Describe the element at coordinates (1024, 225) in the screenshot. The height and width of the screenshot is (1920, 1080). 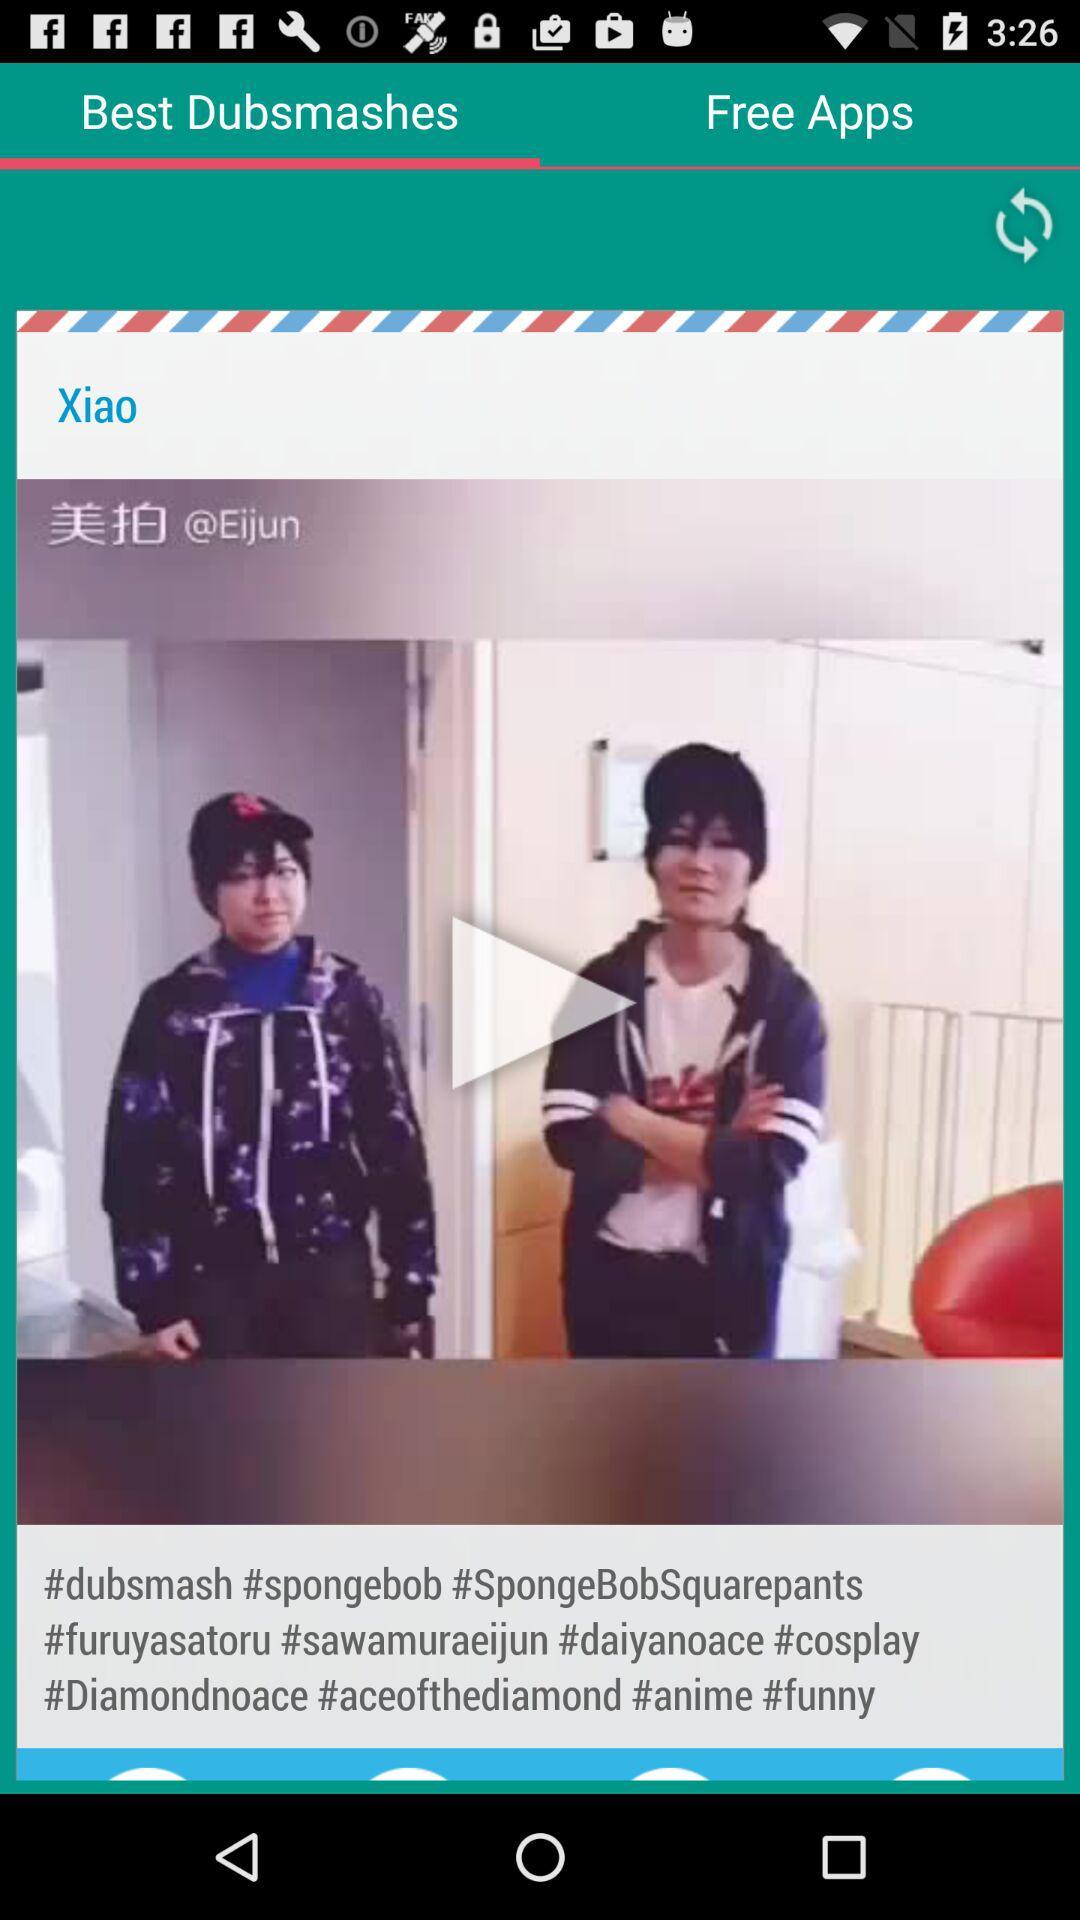
I see `refresh` at that location.